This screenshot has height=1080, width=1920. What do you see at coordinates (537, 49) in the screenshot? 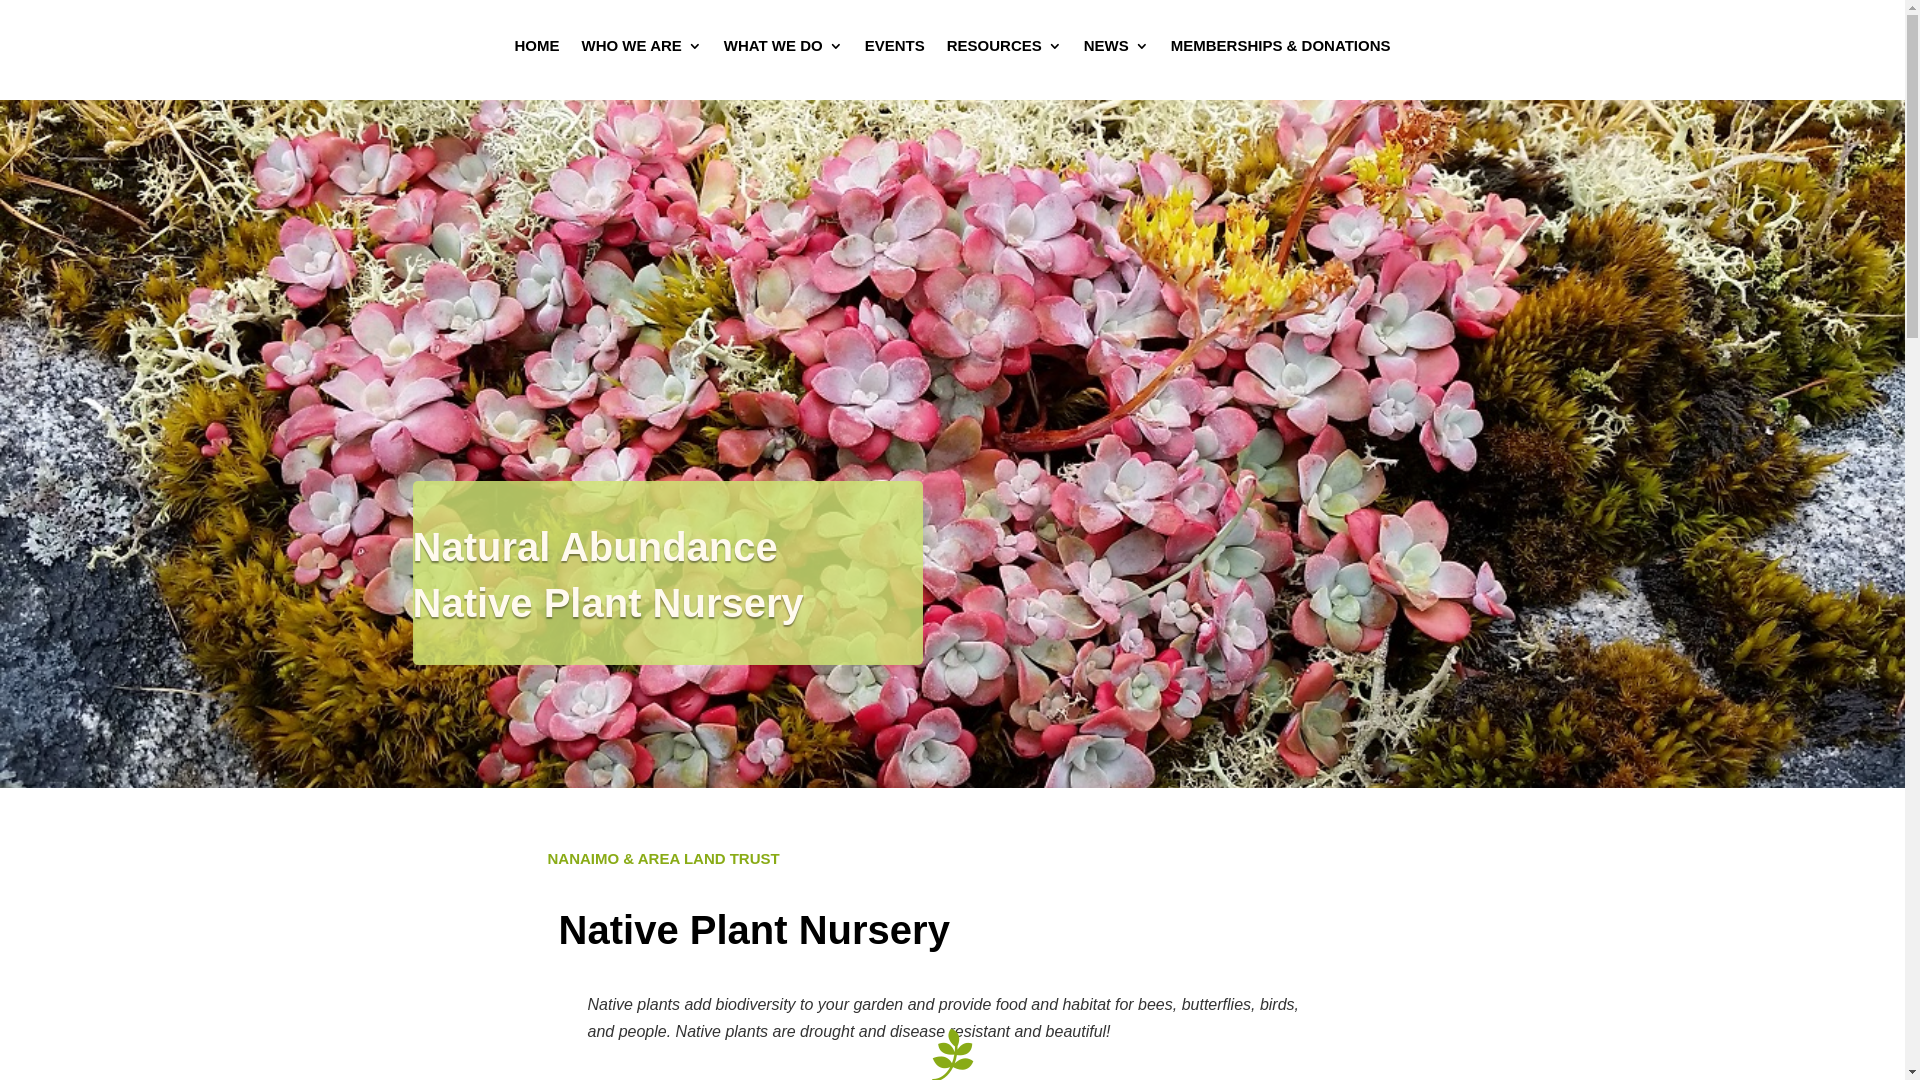
I see `'HOME'` at bounding box center [537, 49].